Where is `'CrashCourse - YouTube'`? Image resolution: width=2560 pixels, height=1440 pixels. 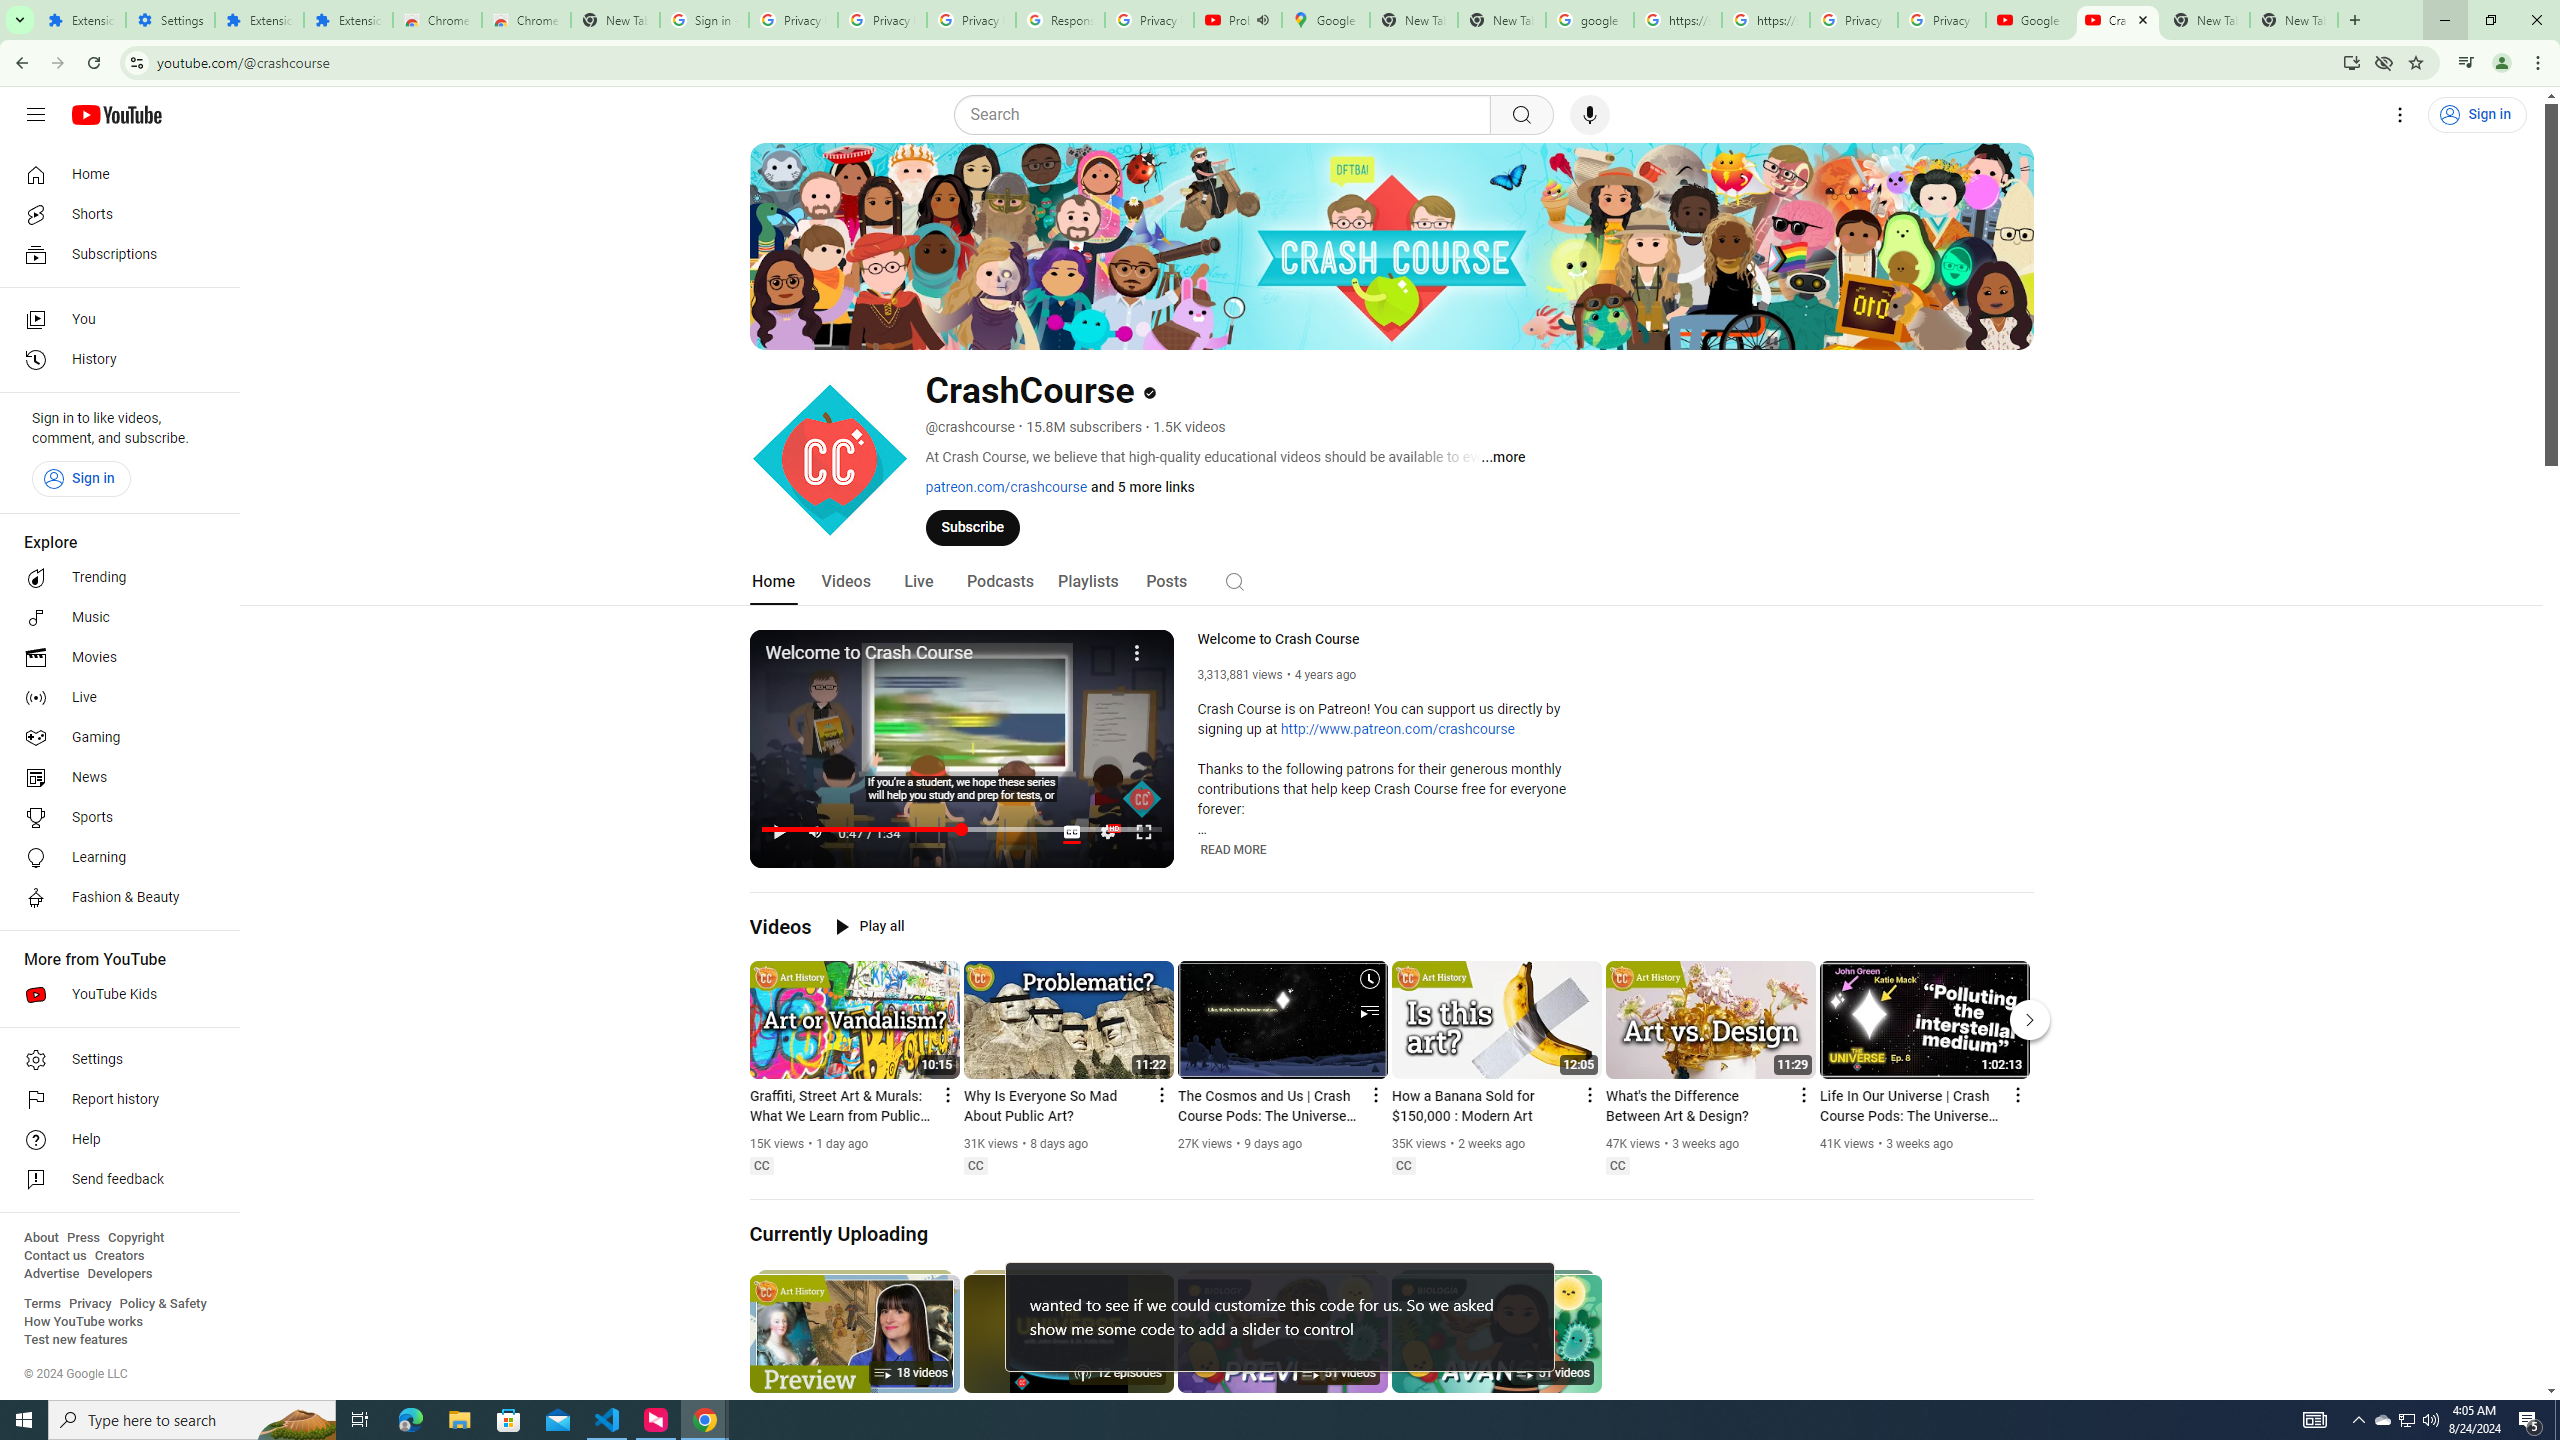 'CrashCourse - YouTube' is located at coordinates (2117, 19).